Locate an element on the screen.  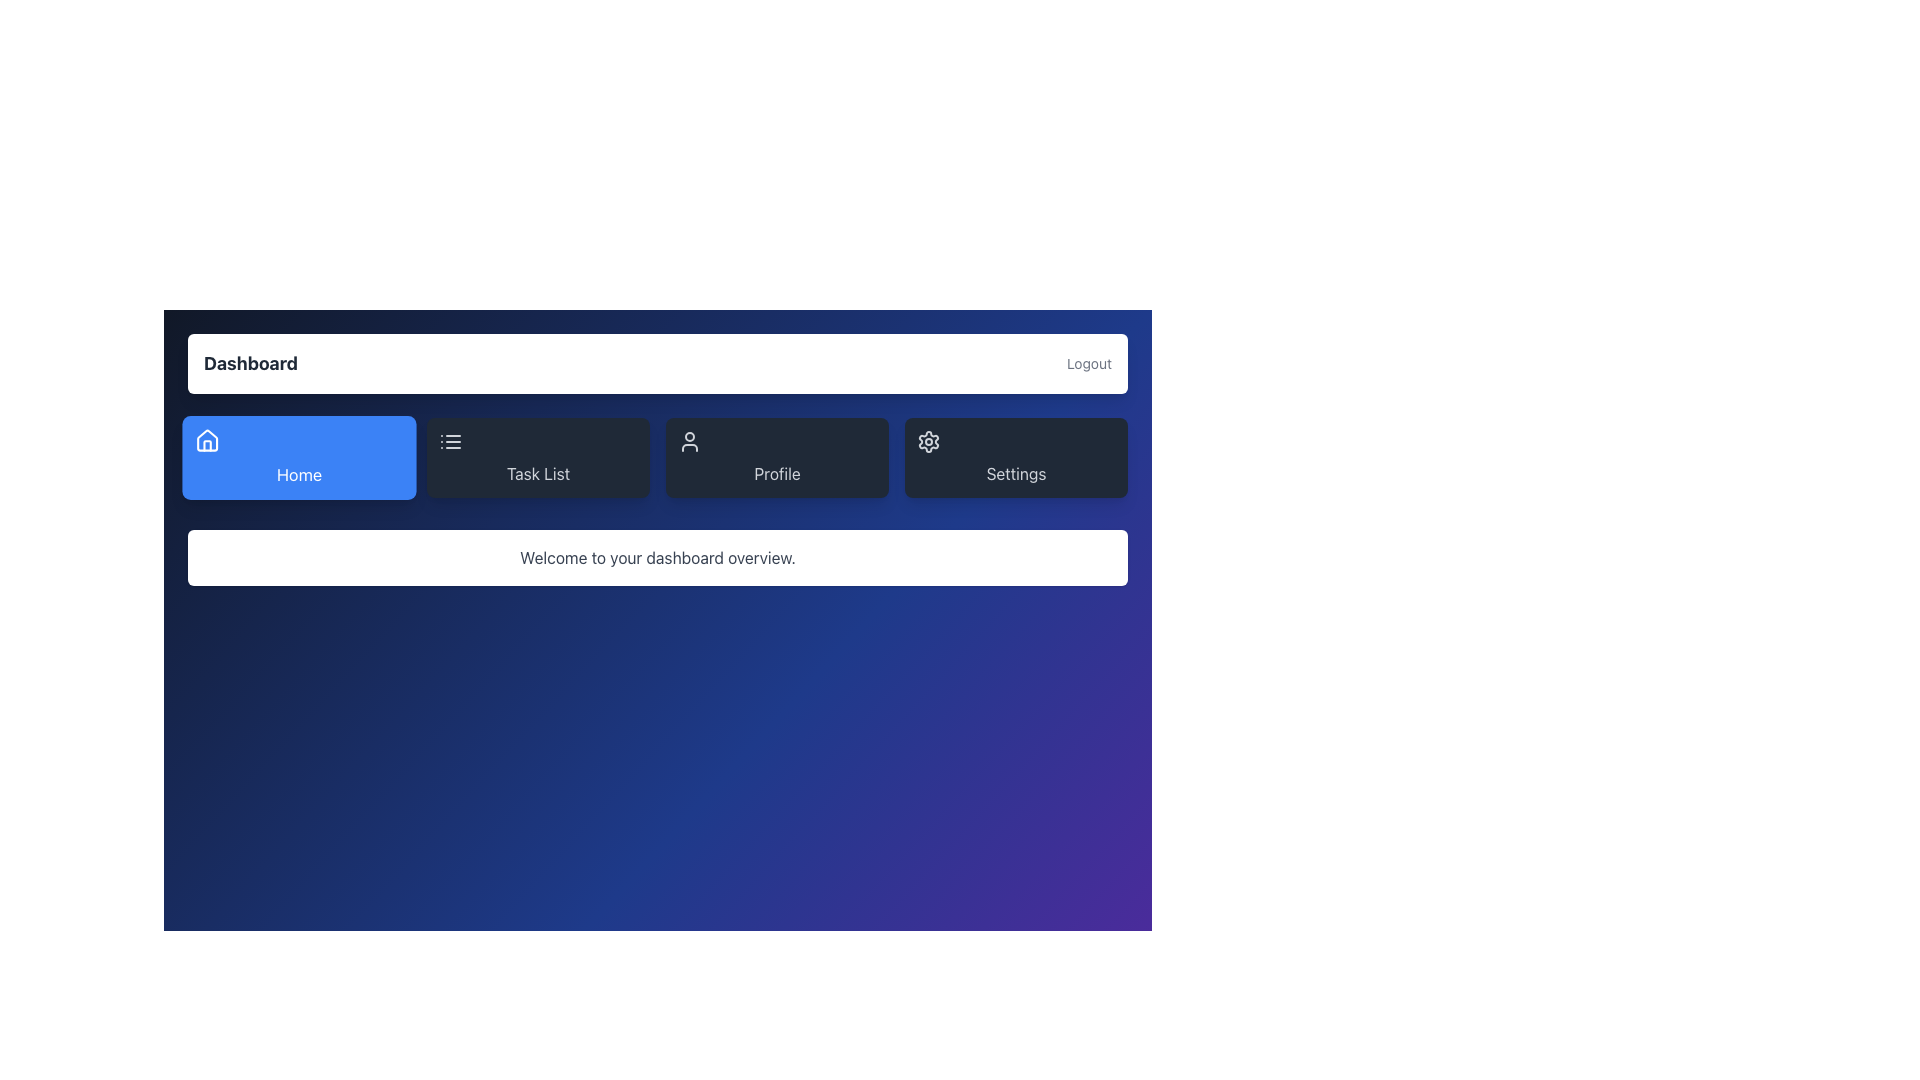
the user profile icon located at the center of the profile button within the navigation menu is located at coordinates (690, 441).